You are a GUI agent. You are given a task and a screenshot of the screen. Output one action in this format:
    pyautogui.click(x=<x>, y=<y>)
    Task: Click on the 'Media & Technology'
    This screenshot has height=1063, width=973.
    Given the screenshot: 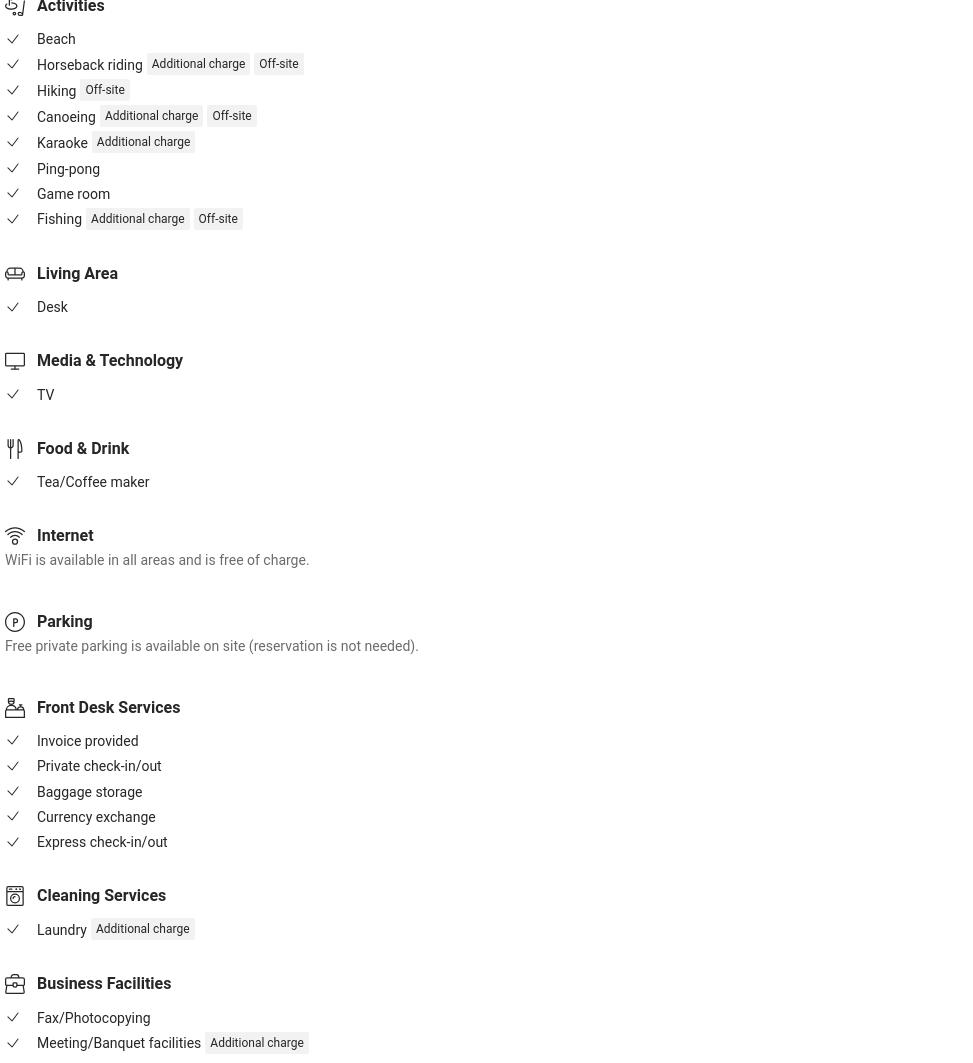 What is the action you would take?
    pyautogui.click(x=109, y=360)
    